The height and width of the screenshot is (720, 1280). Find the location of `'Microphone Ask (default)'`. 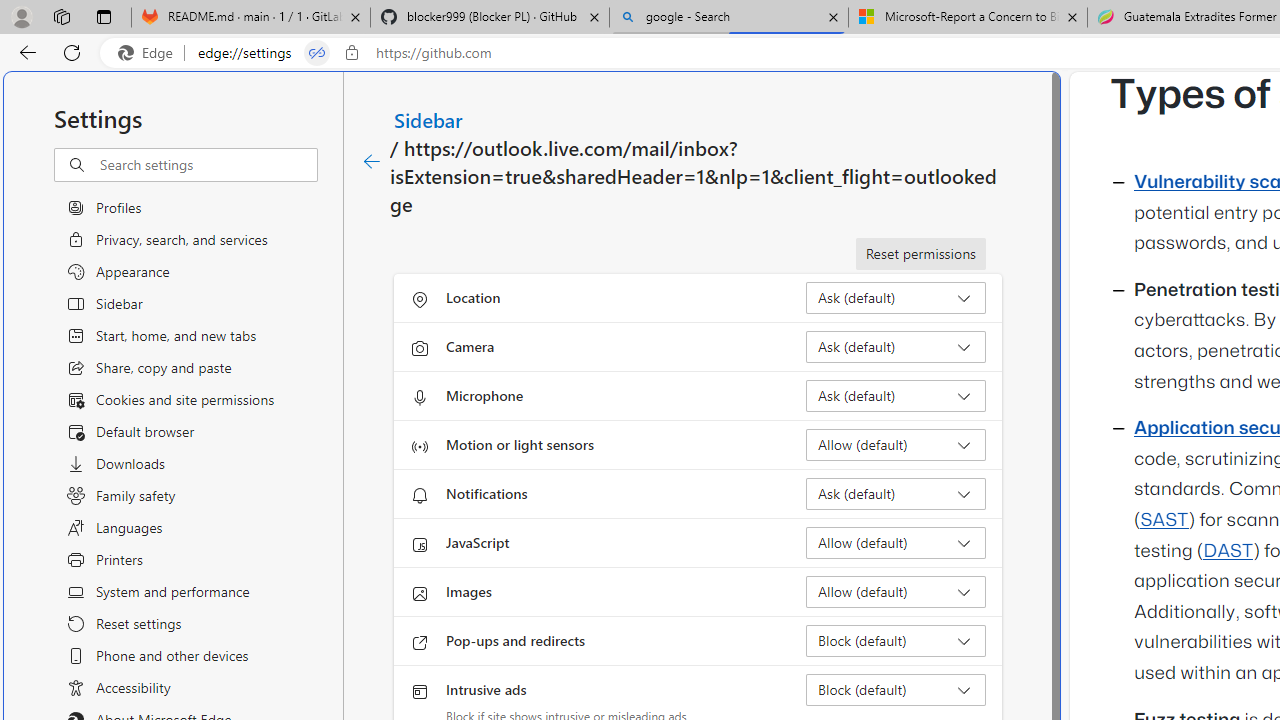

'Microphone Ask (default)' is located at coordinates (895, 396).